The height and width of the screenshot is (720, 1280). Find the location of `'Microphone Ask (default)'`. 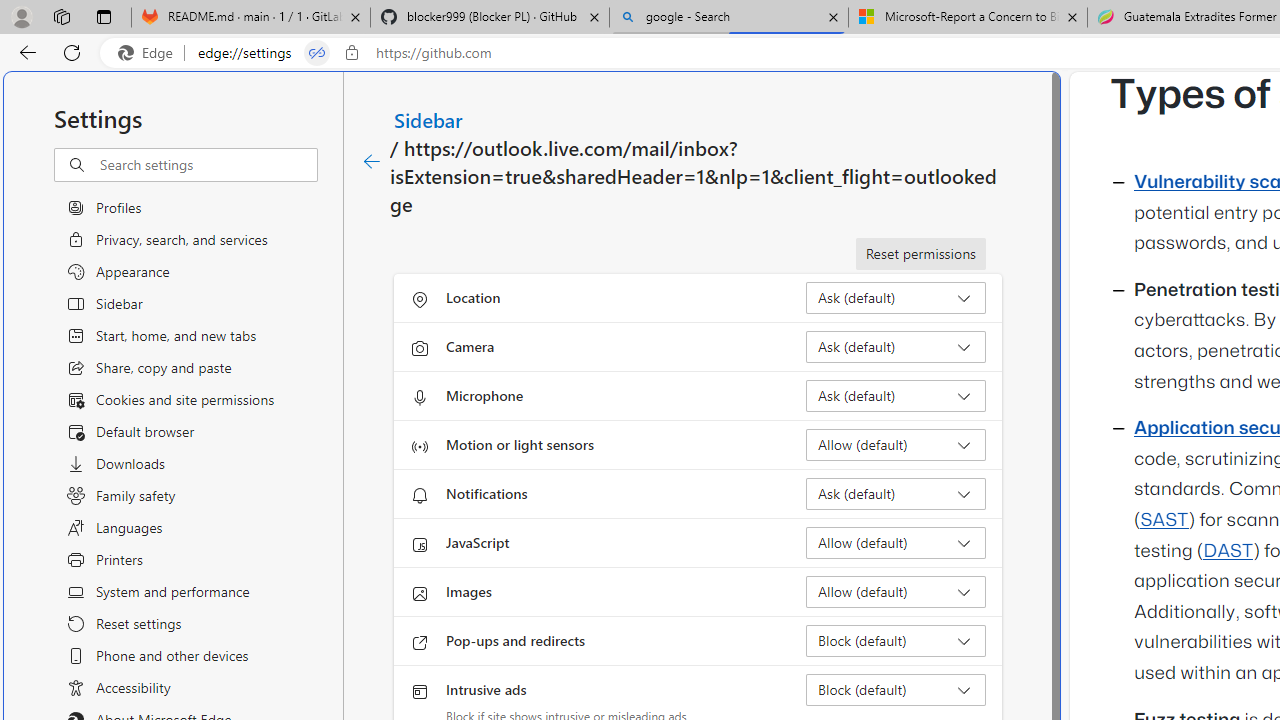

'Microphone Ask (default)' is located at coordinates (895, 396).